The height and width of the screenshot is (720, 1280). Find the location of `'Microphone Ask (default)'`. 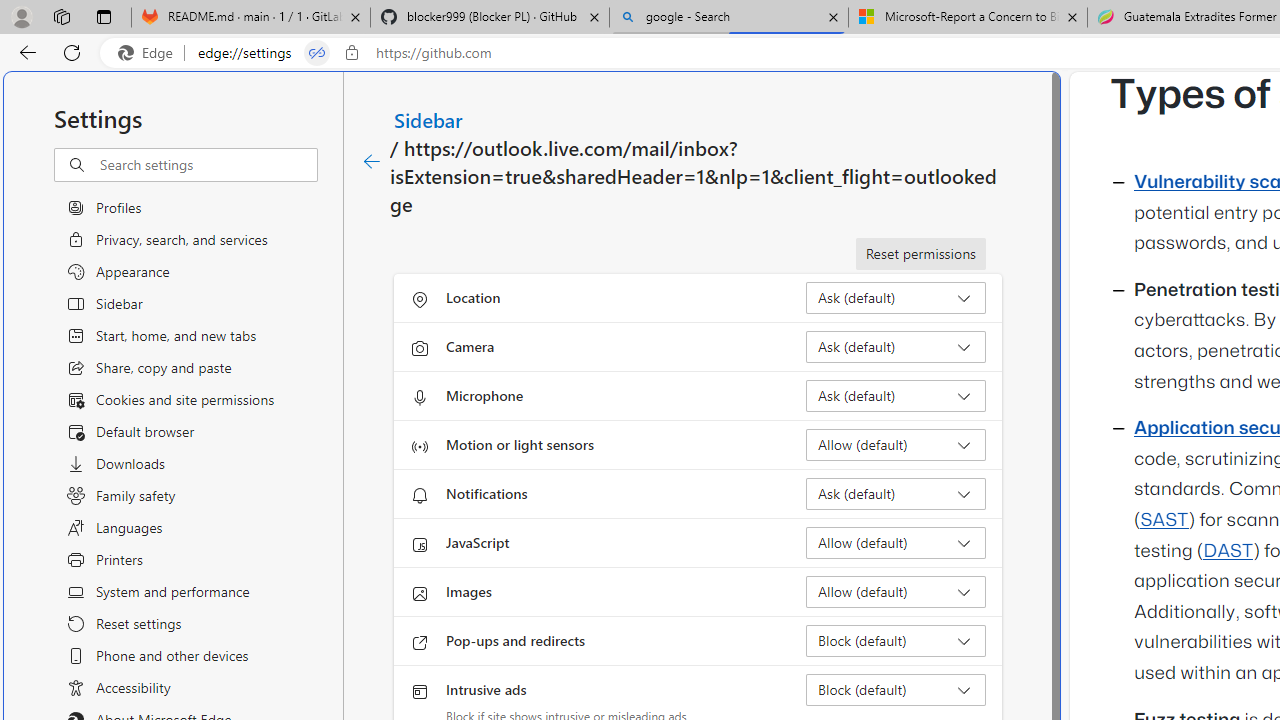

'Microphone Ask (default)' is located at coordinates (895, 396).